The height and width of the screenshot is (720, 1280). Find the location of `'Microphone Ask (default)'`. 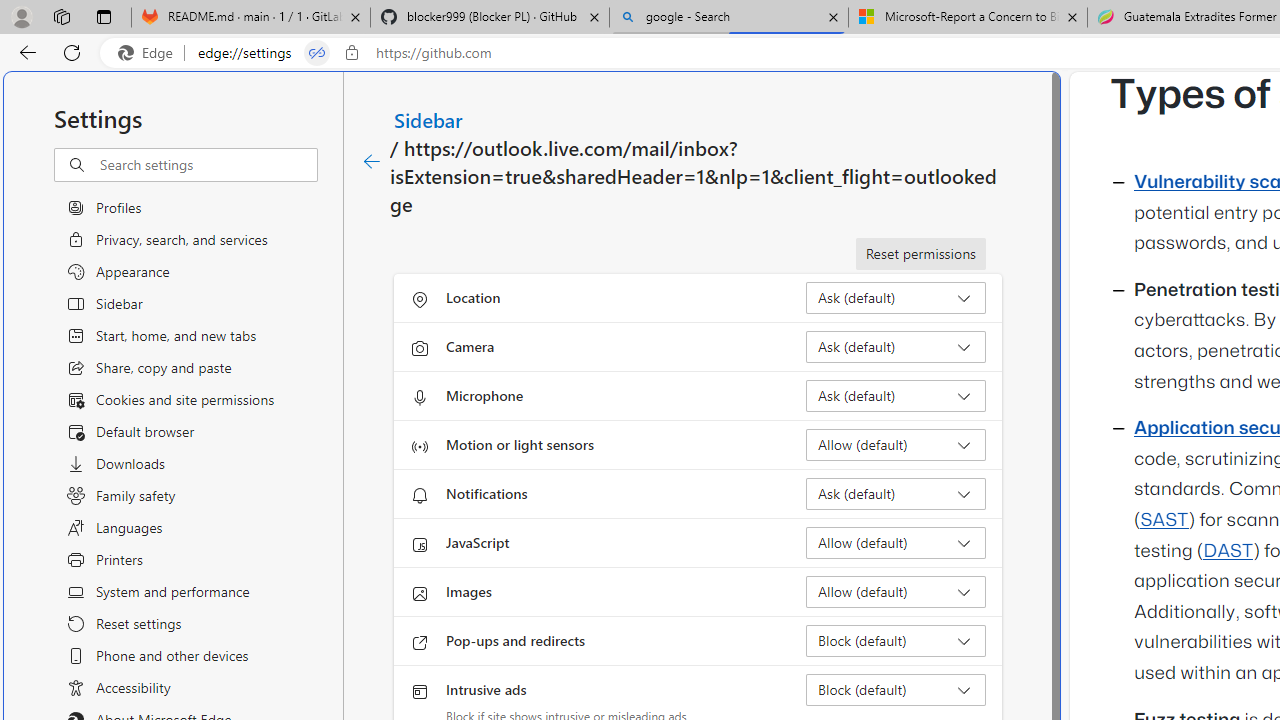

'Microphone Ask (default)' is located at coordinates (895, 396).